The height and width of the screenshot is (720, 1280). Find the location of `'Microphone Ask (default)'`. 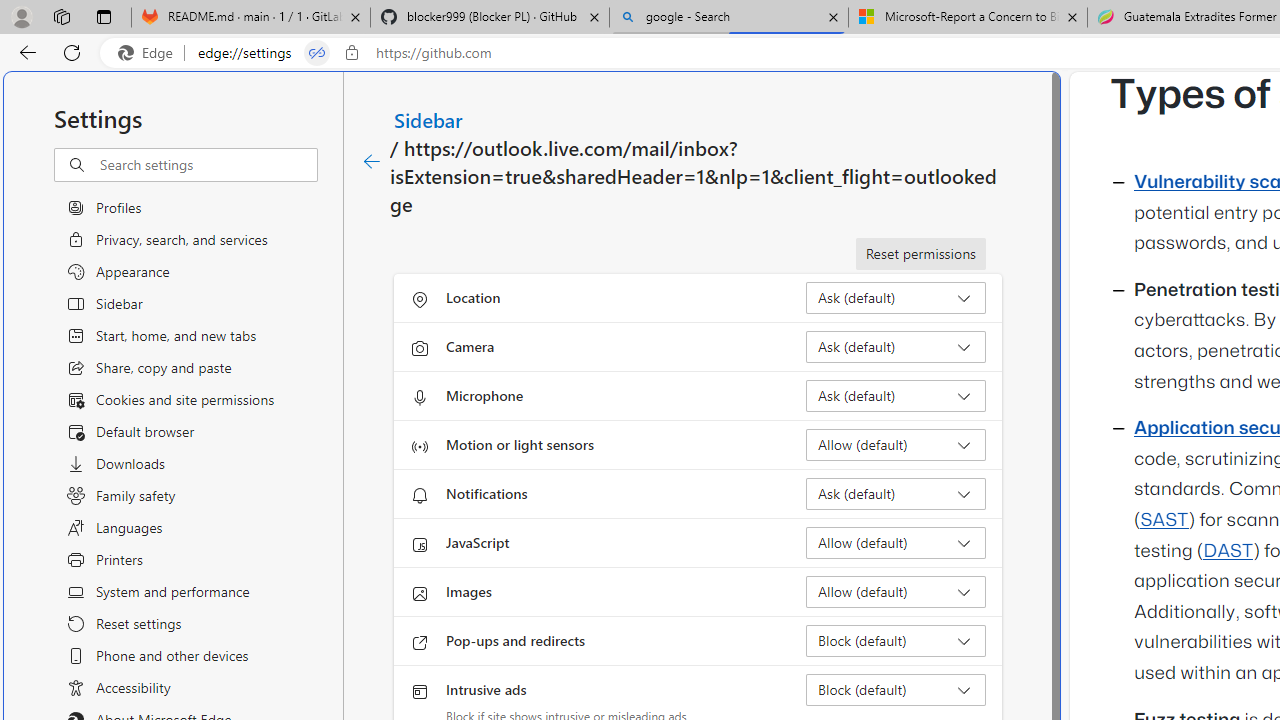

'Microphone Ask (default)' is located at coordinates (895, 396).